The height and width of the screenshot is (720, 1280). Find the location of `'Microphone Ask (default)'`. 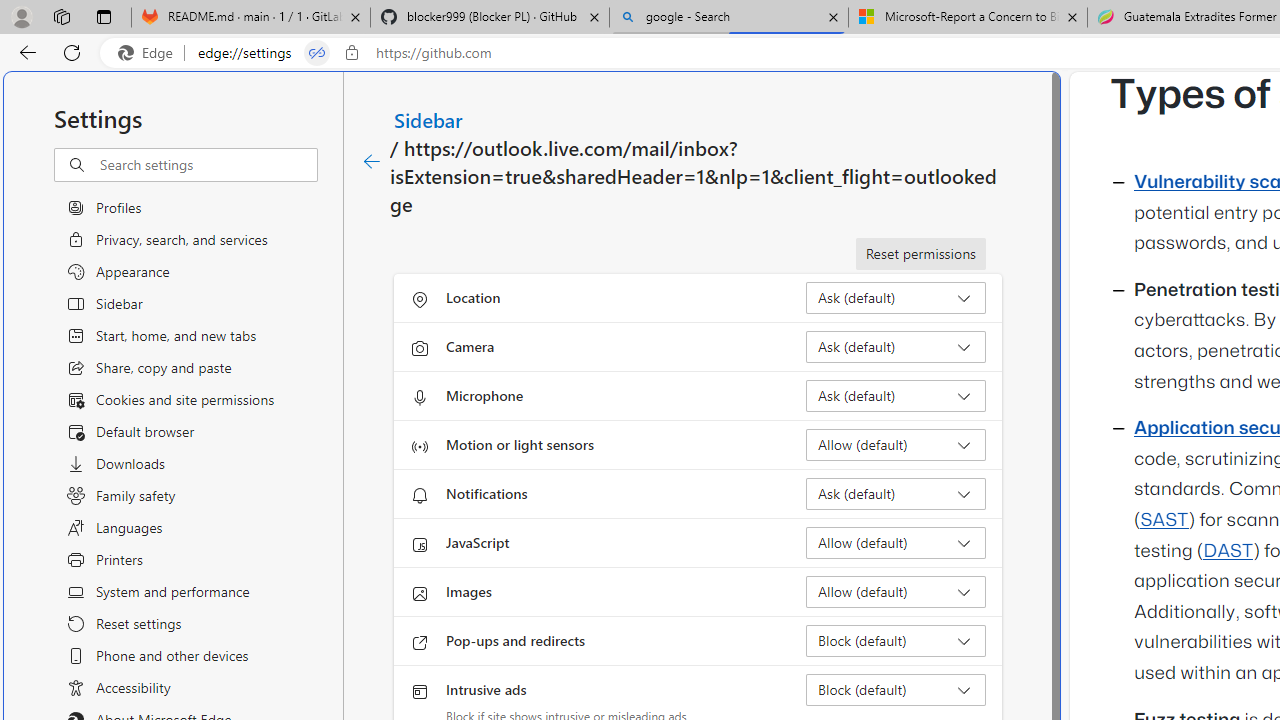

'Microphone Ask (default)' is located at coordinates (895, 396).